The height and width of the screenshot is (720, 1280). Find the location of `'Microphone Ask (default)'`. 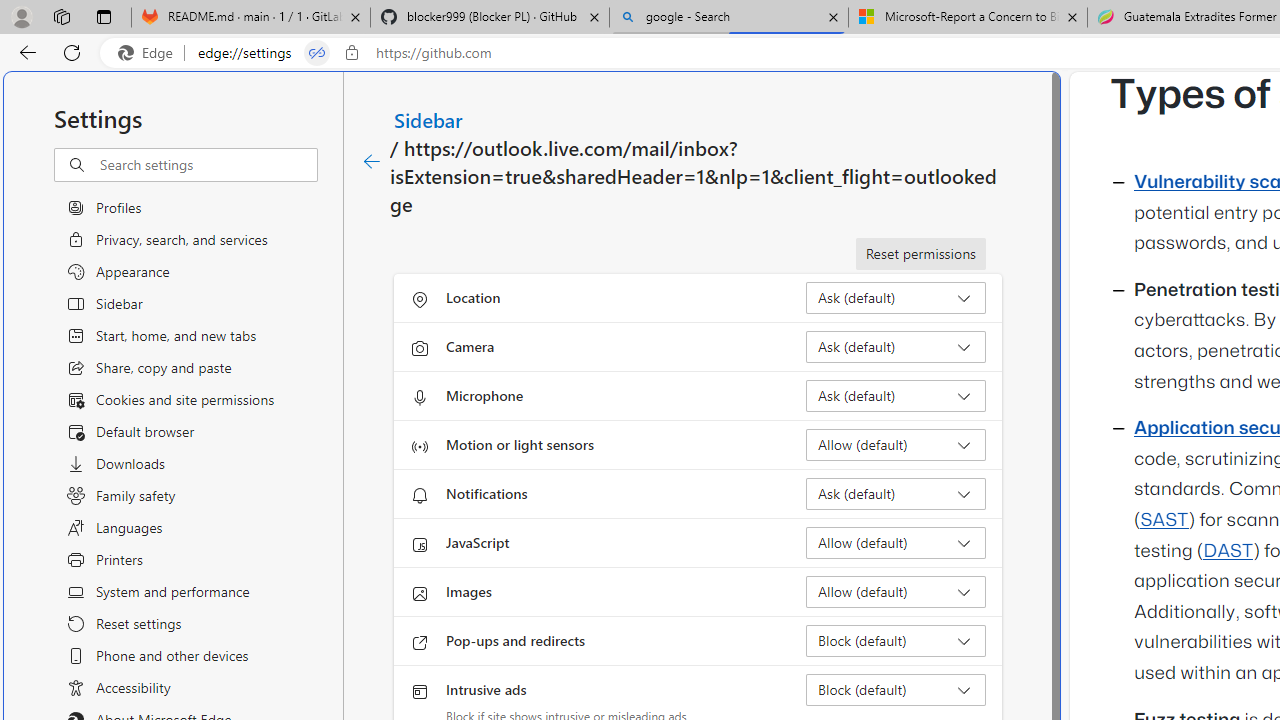

'Microphone Ask (default)' is located at coordinates (895, 396).